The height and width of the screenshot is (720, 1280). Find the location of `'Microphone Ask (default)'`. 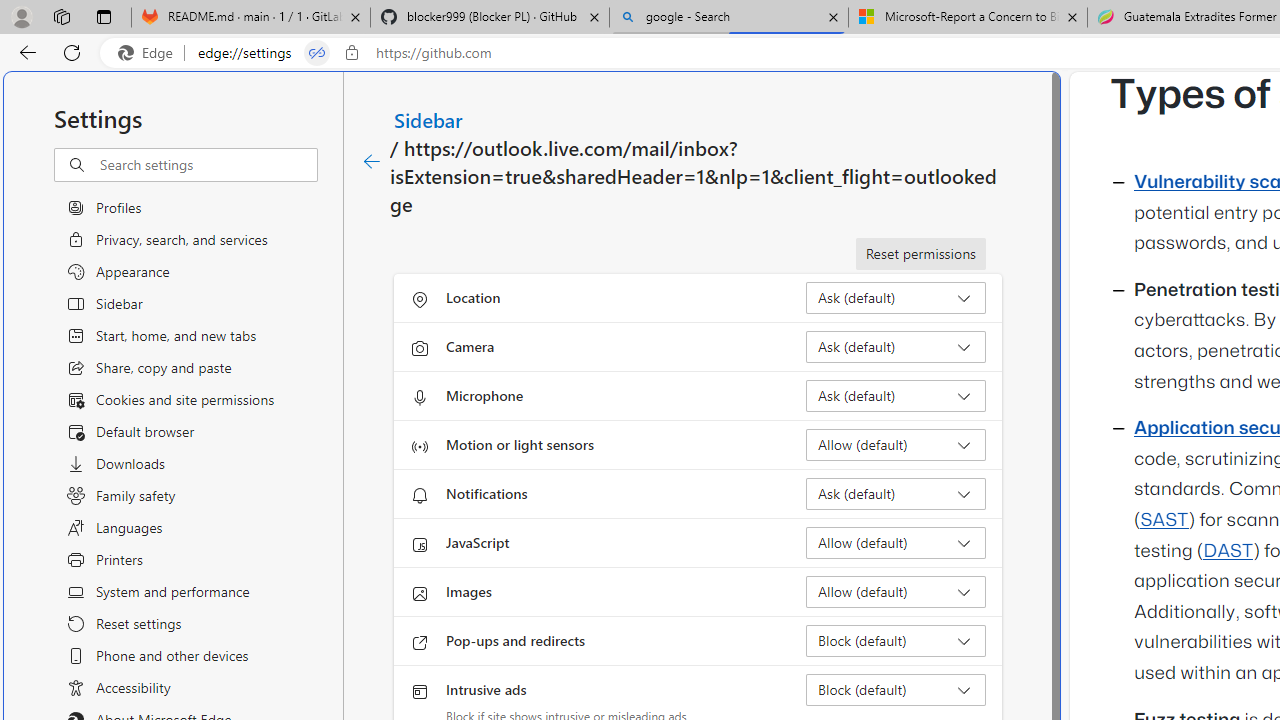

'Microphone Ask (default)' is located at coordinates (895, 396).